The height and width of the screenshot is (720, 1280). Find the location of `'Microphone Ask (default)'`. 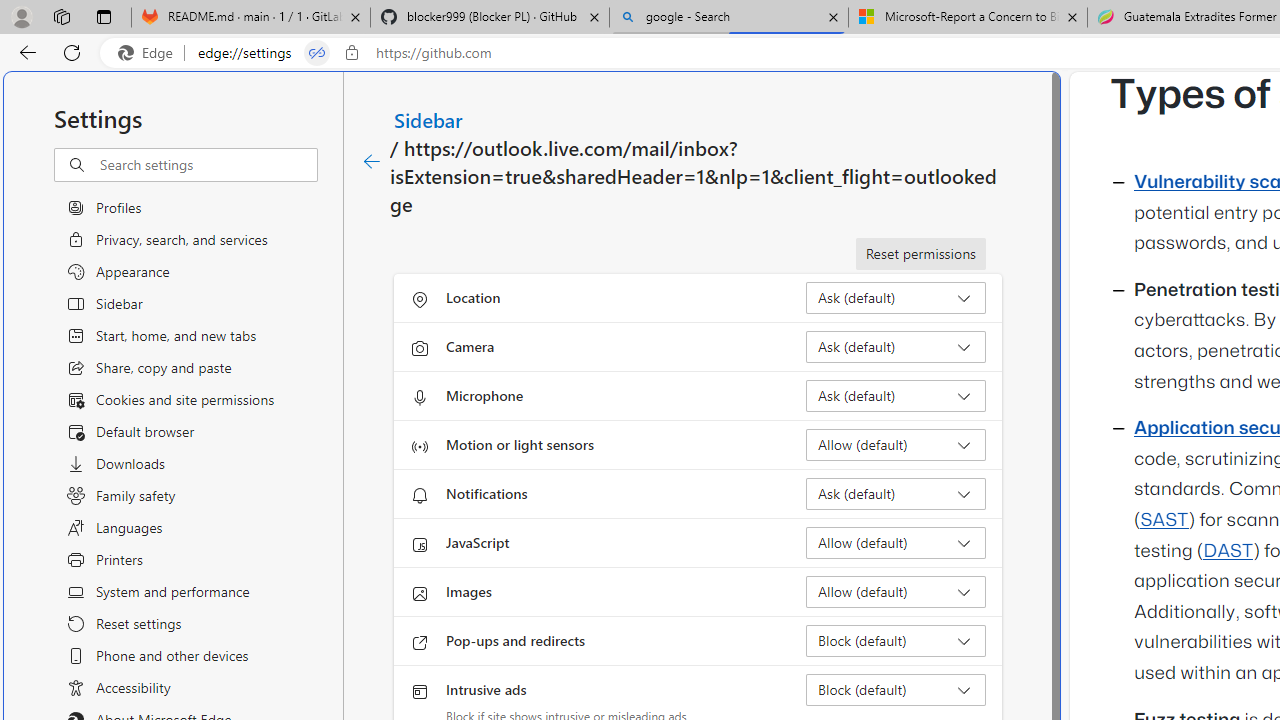

'Microphone Ask (default)' is located at coordinates (895, 396).